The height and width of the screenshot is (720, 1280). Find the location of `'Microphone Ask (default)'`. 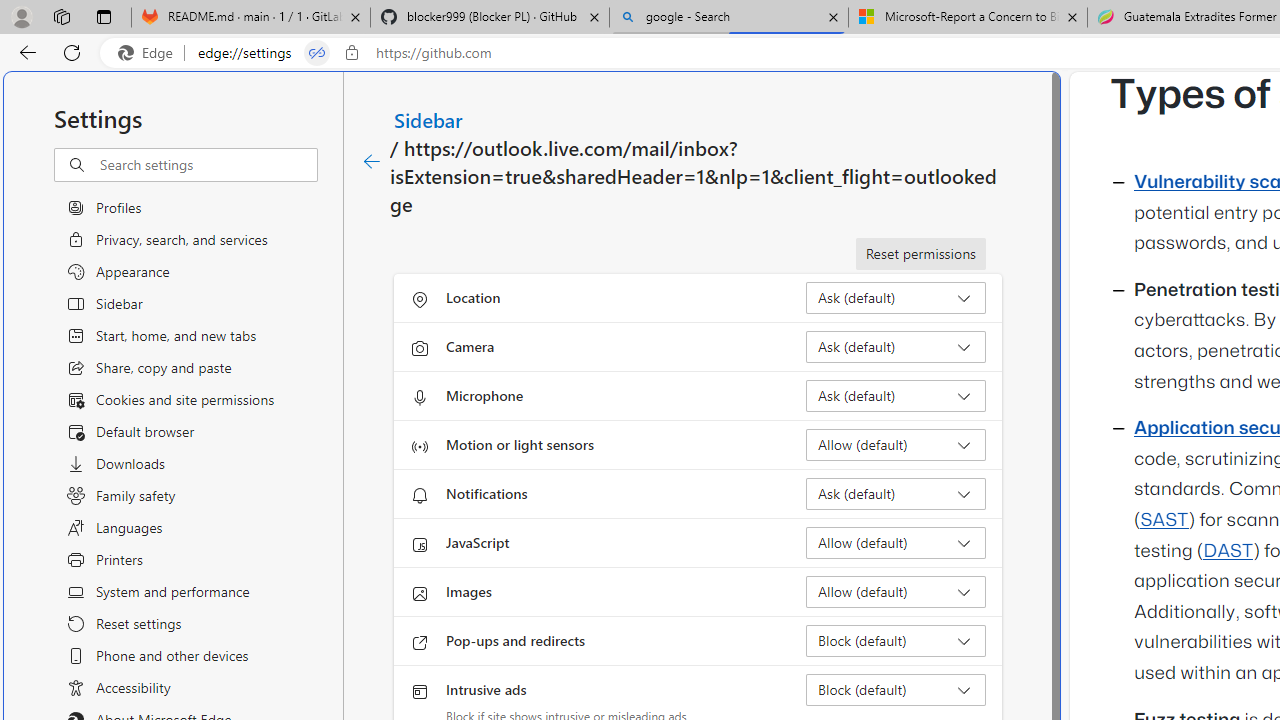

'Microphone Ask (default)' is located at coordinates (895, 396).